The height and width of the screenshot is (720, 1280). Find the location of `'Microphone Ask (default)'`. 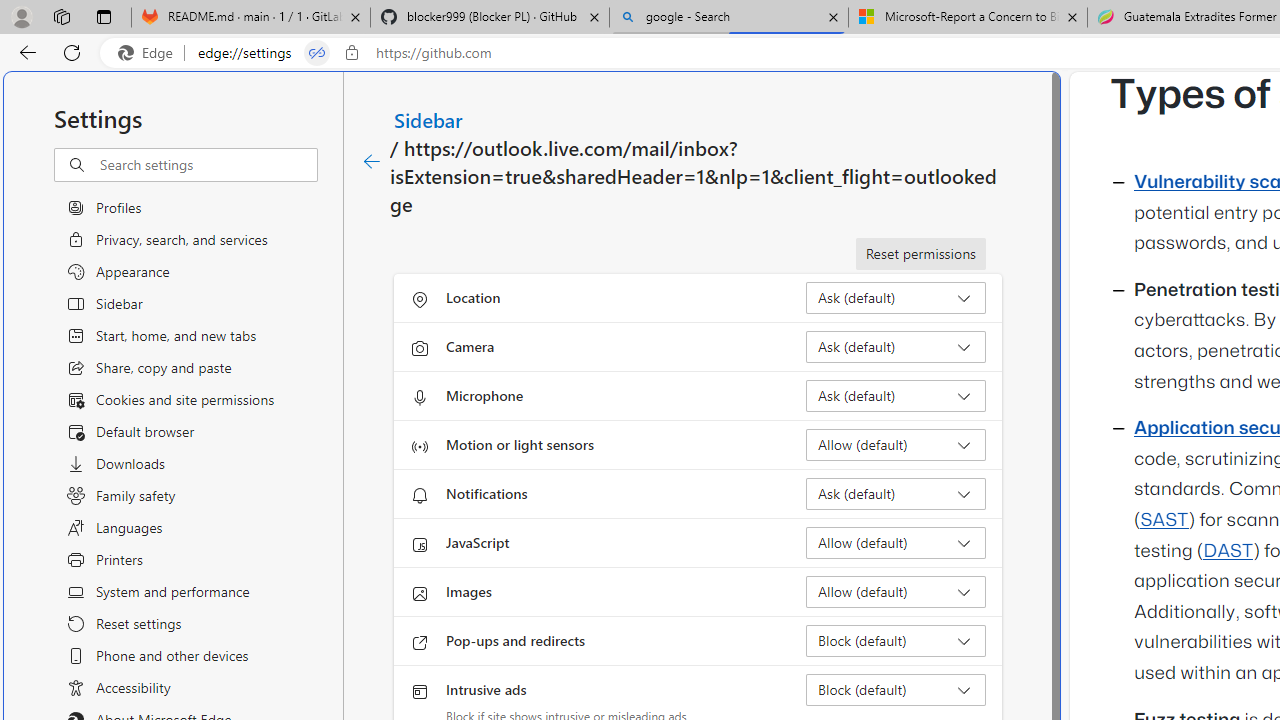

'Microphone Ask (default)' is located at coordinates (895, 396).